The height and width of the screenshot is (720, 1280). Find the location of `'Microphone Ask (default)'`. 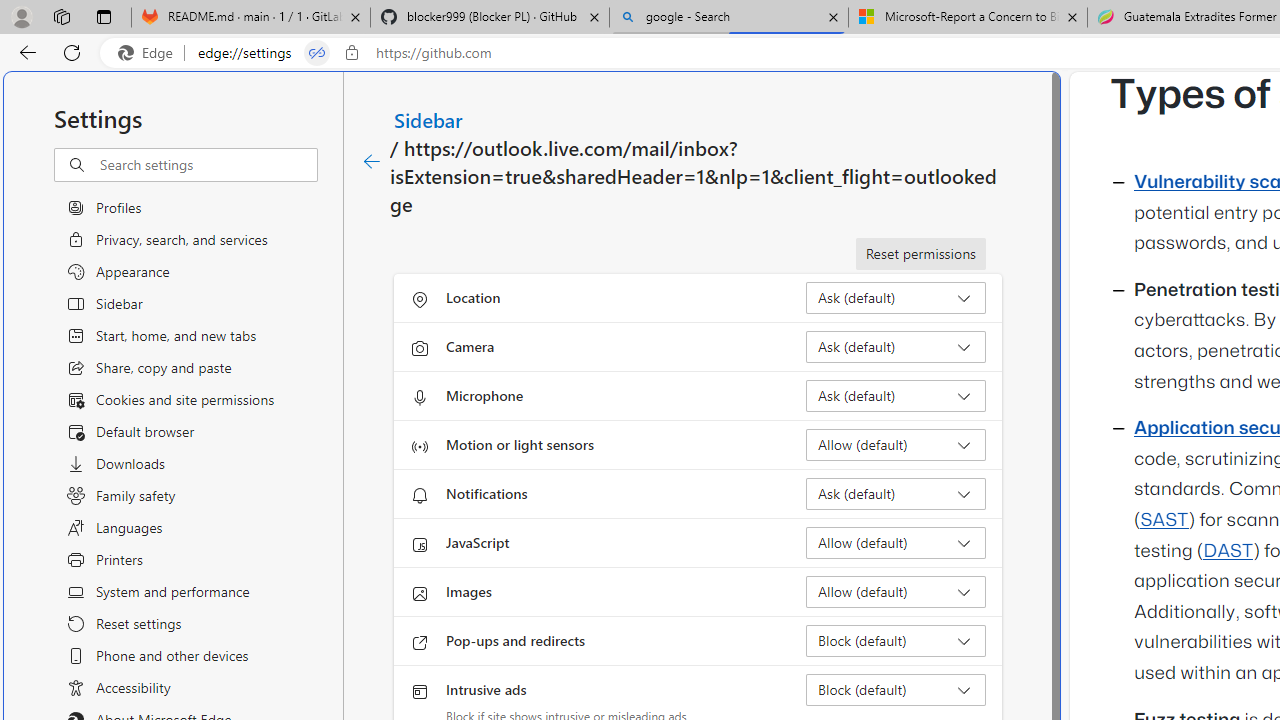

'Microphone Ask (default)' is located at coordinates (895, 396).